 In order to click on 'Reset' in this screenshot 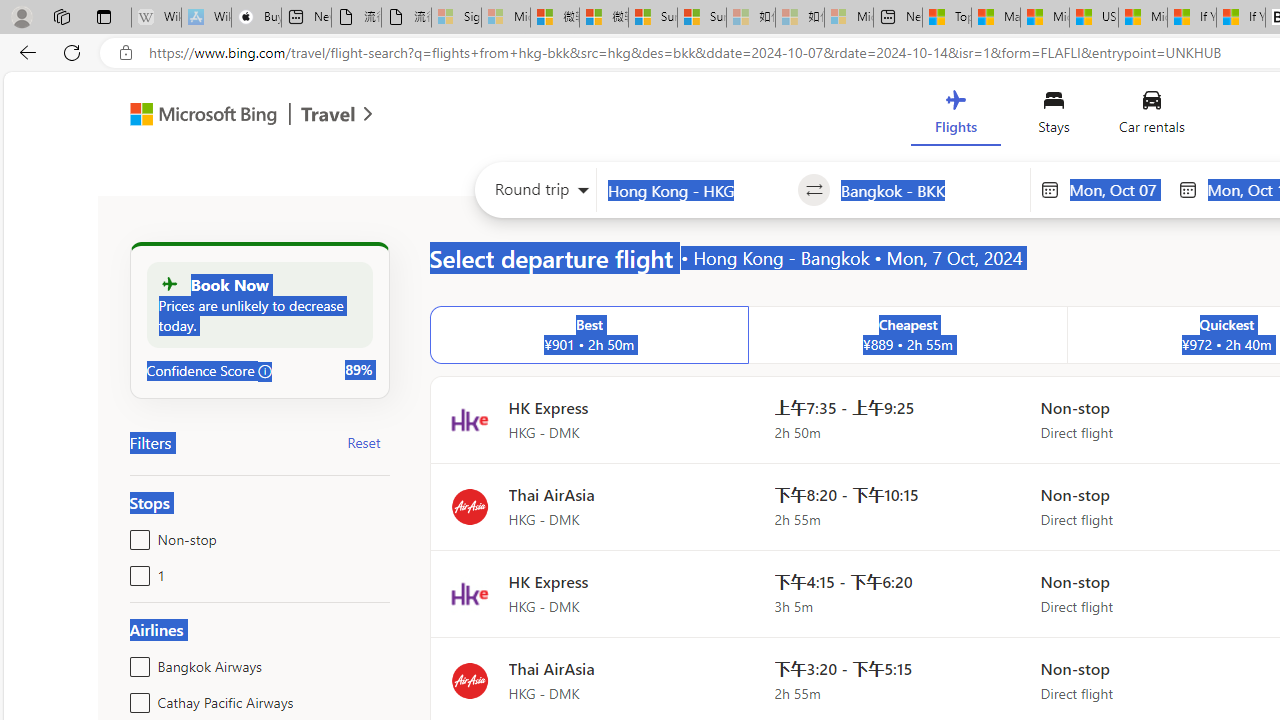, I will do `click(364, 441)`.